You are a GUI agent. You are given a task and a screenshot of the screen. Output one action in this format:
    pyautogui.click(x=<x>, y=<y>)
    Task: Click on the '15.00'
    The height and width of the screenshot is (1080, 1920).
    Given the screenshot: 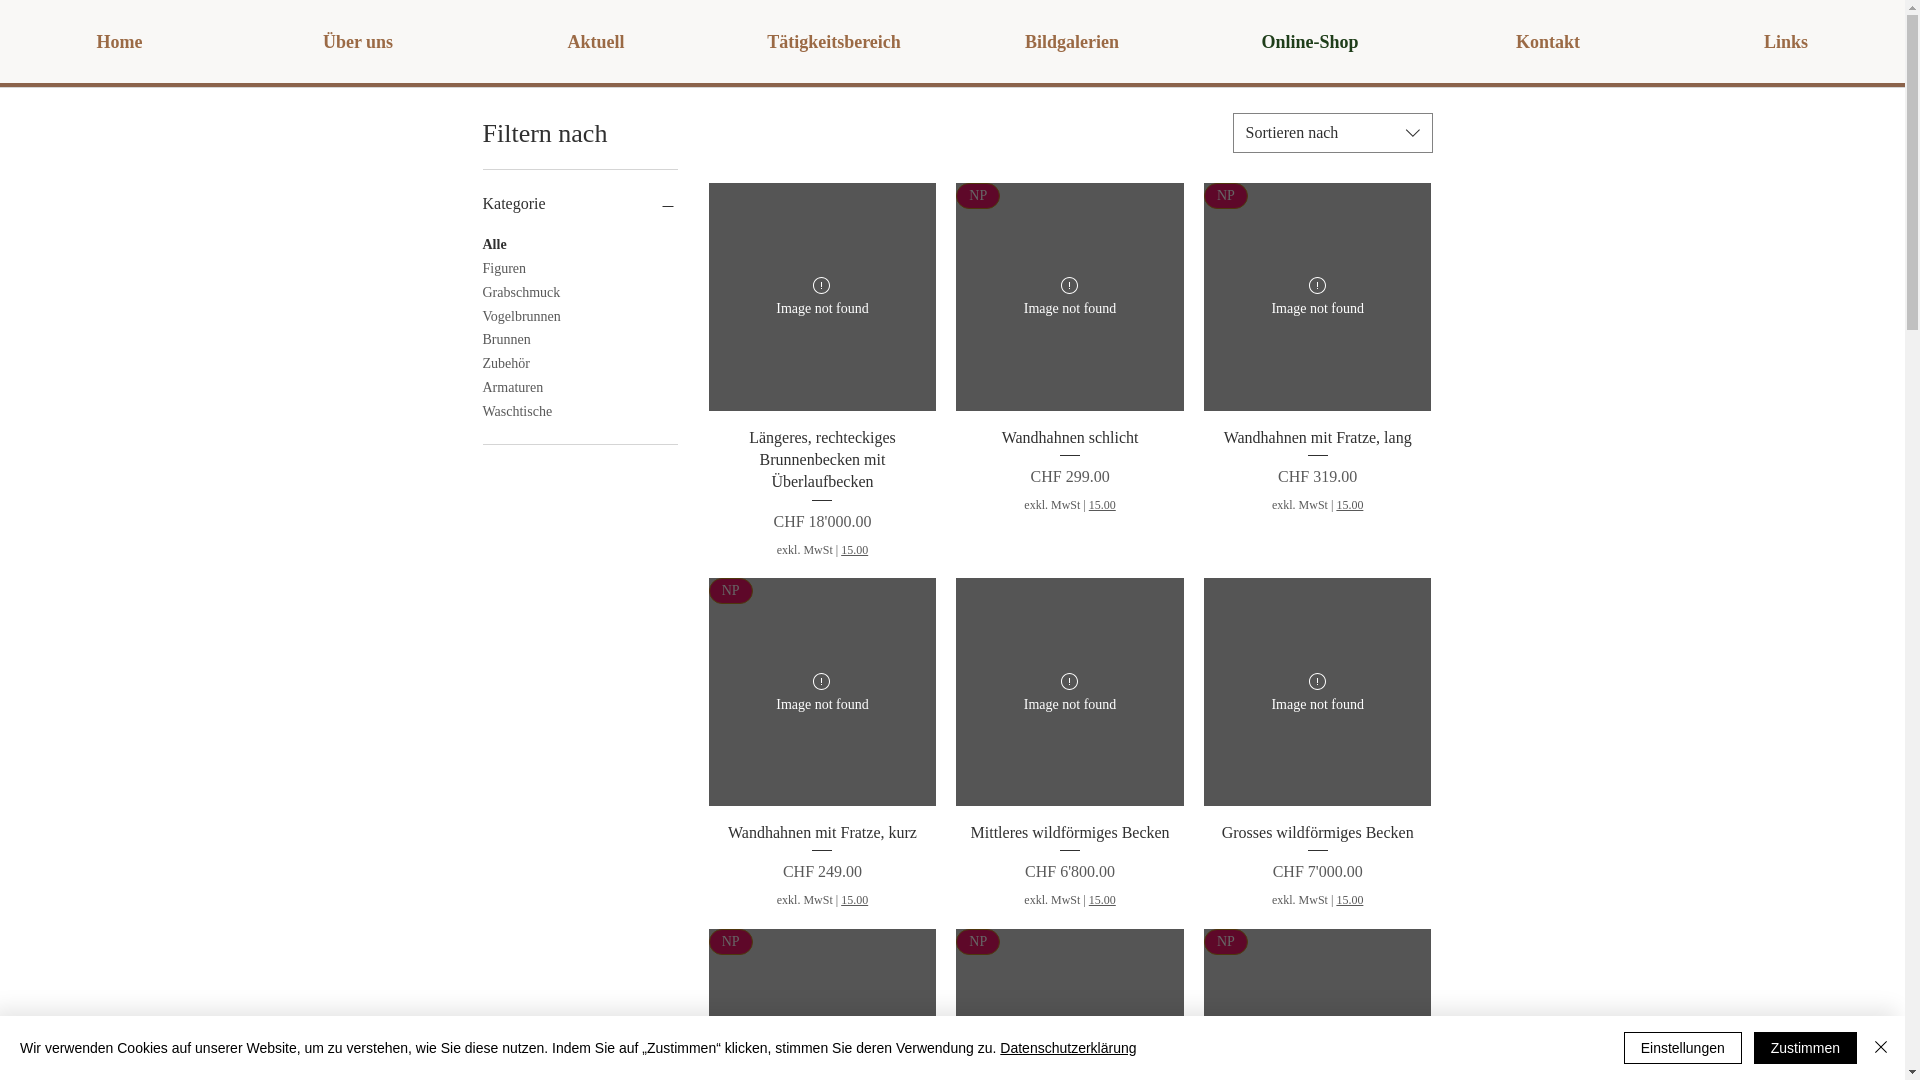 What is the action you would take?
    pyautogui.click(x=1101, y=900)
    